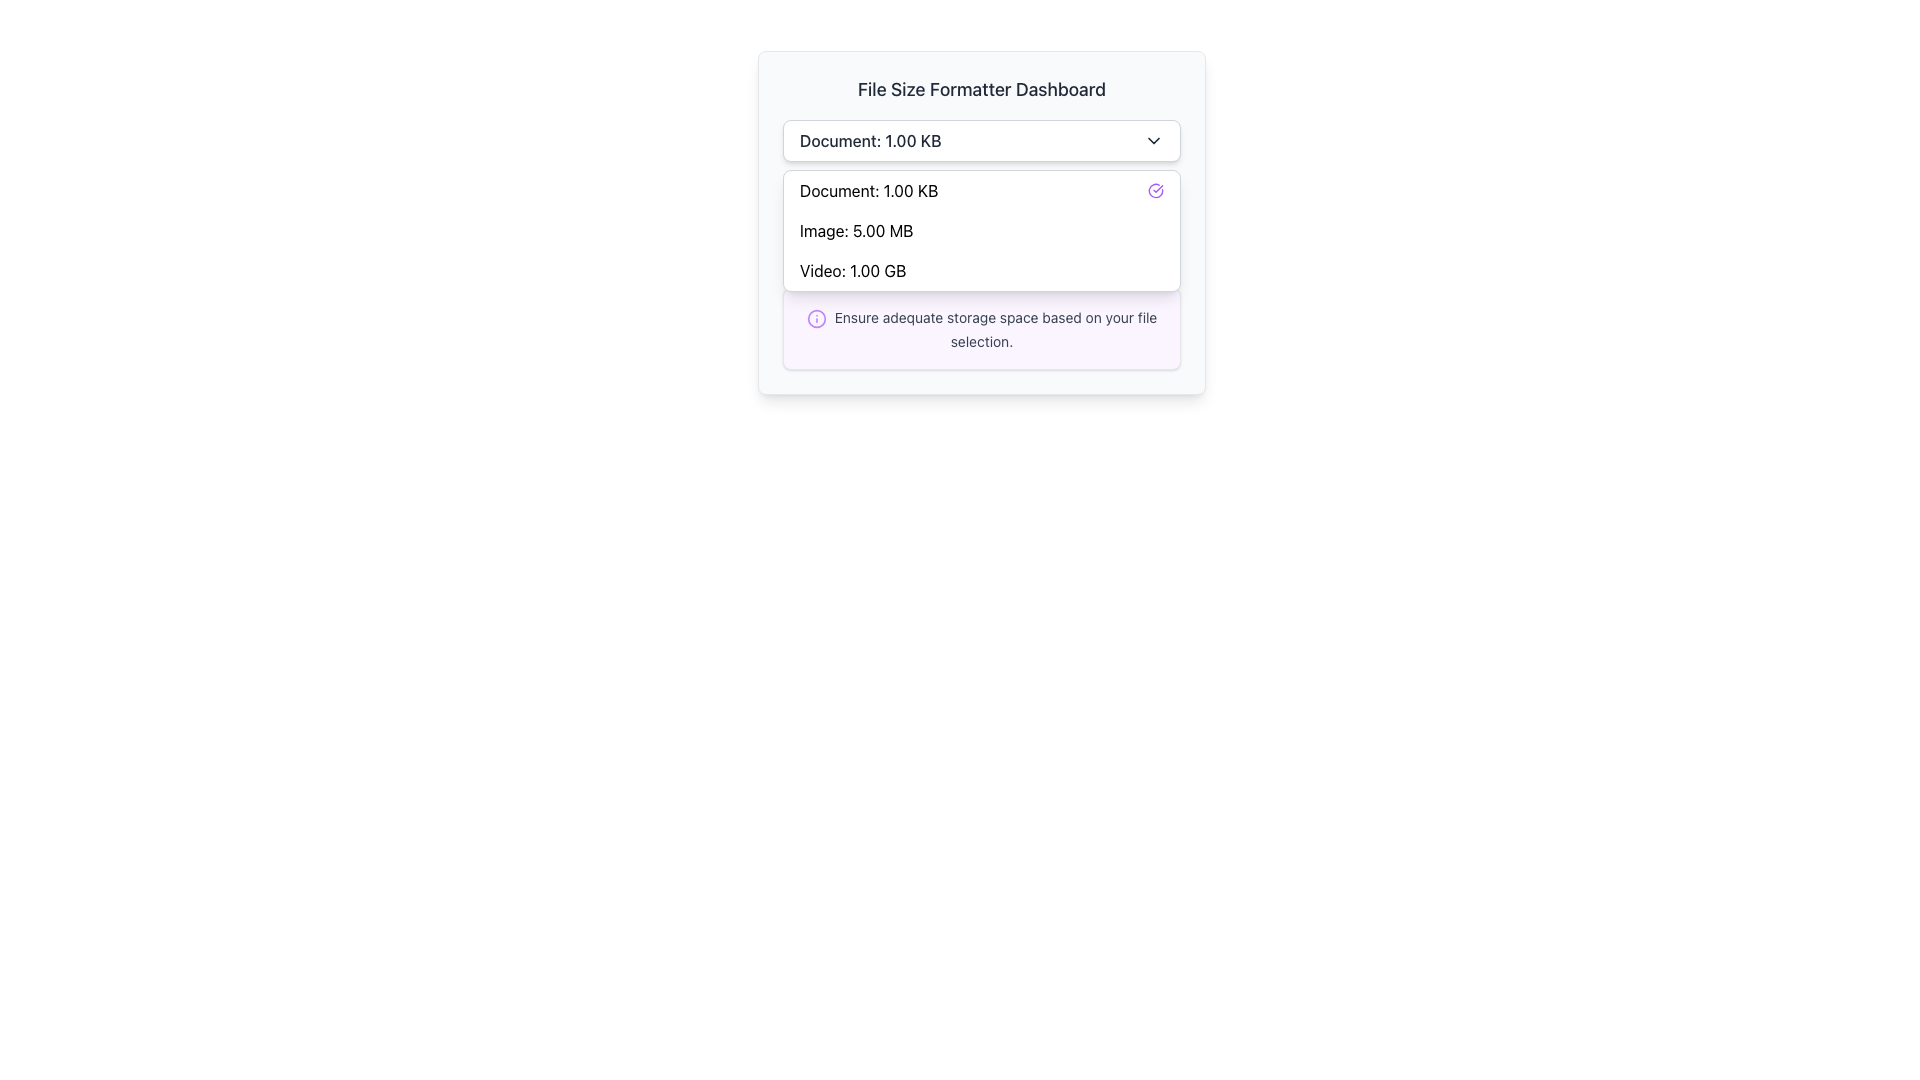 The width and height of the screenshot is (1920, 1080). I want to click on the first item in the dropdown menu labeled 'Document: 1.00 KB', so click(982, 191).